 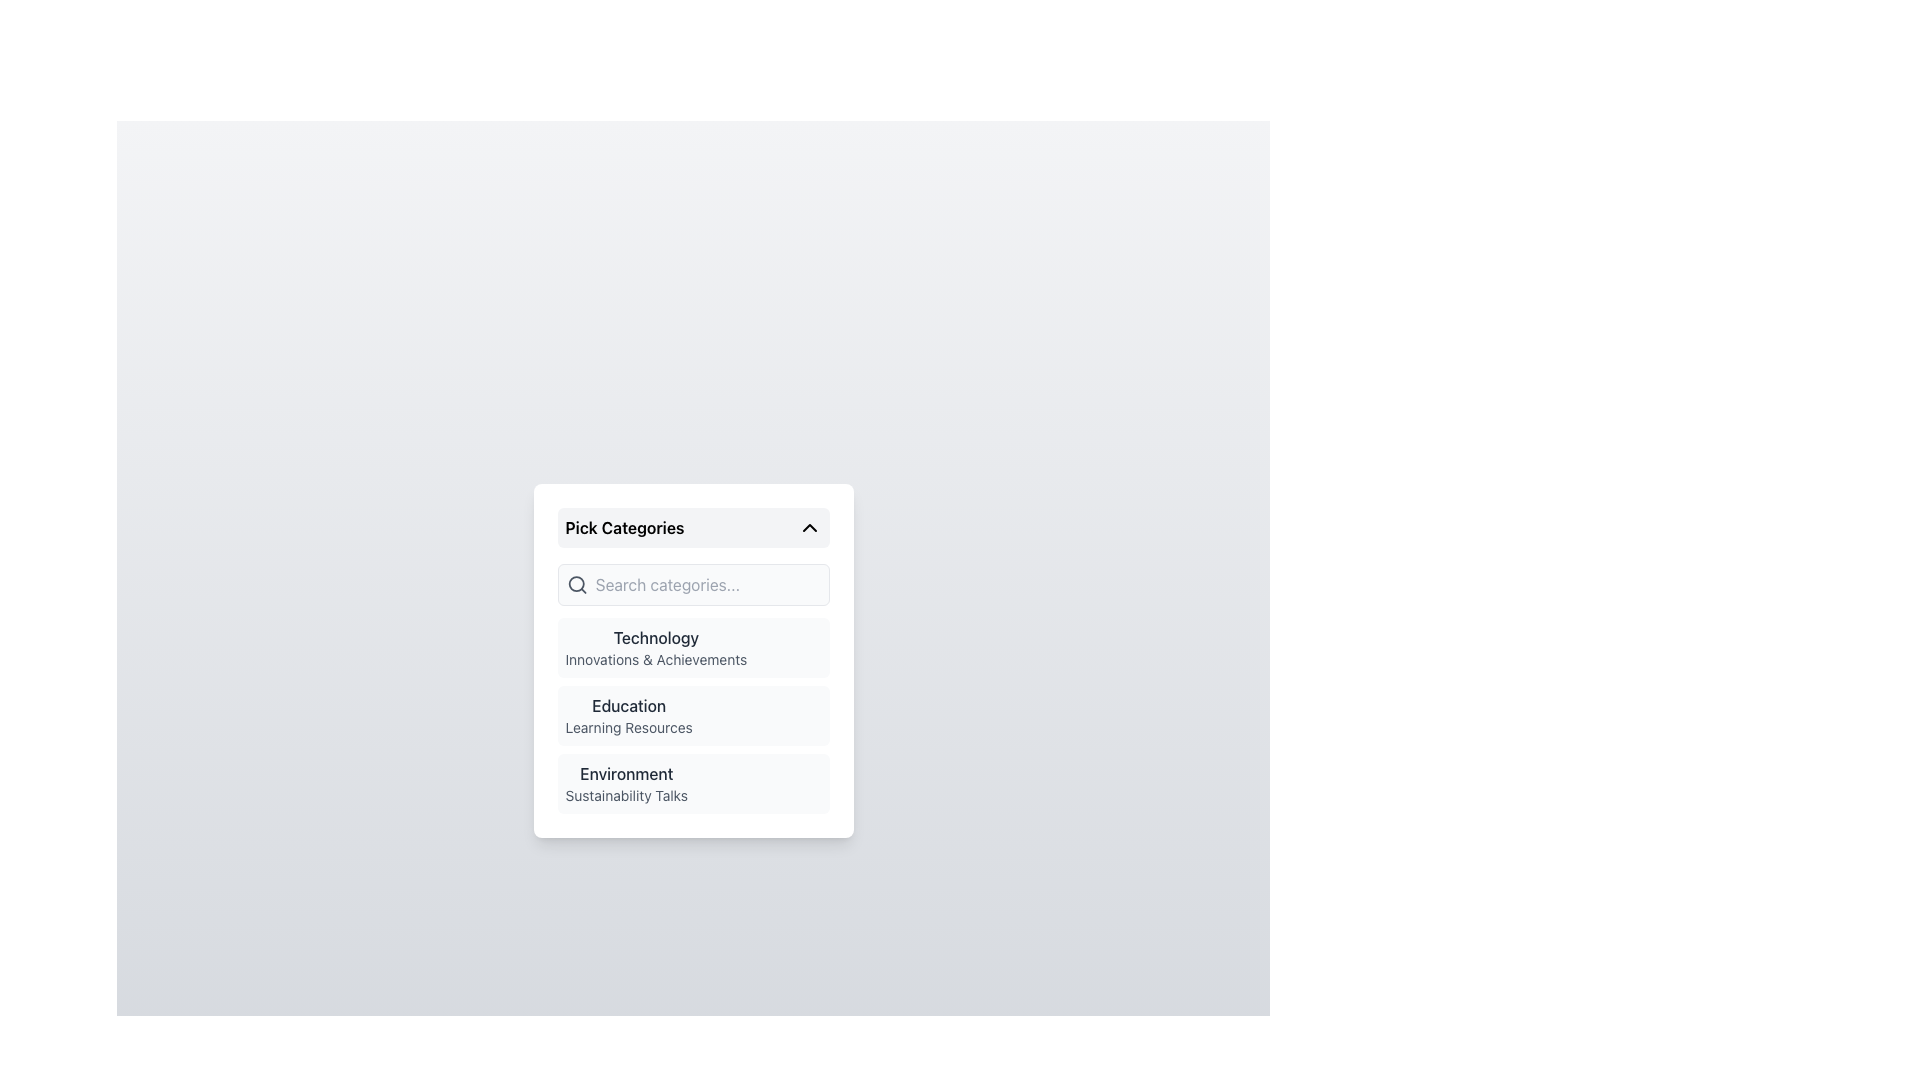 What do you see at coordinates (628, 704) in the screenshot?
I see `the Text Label that serves as a category heading, positioned above 'Learning Resources' in the dropdown interface` at bounding box center [628, 704].